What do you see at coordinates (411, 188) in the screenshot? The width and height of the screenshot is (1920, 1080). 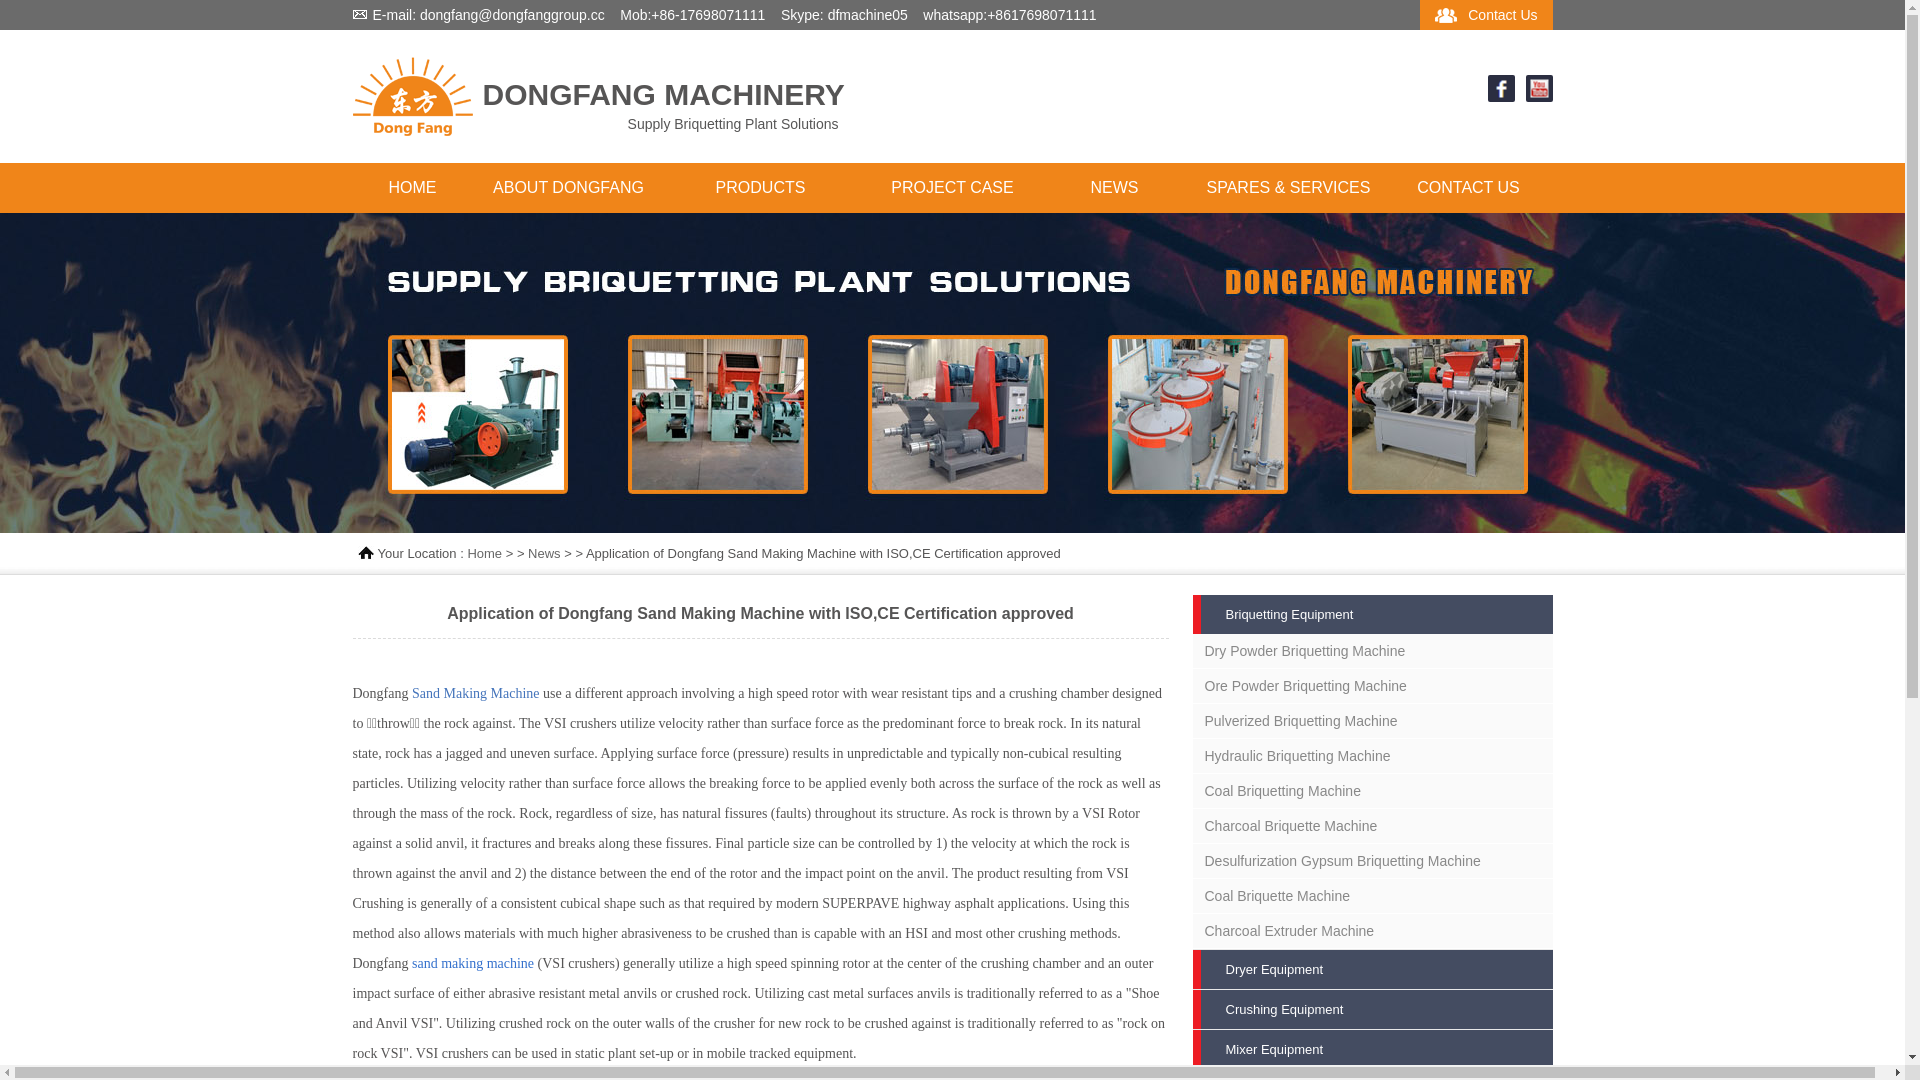 I see `'HOME'` at bounding box center [411, 188].